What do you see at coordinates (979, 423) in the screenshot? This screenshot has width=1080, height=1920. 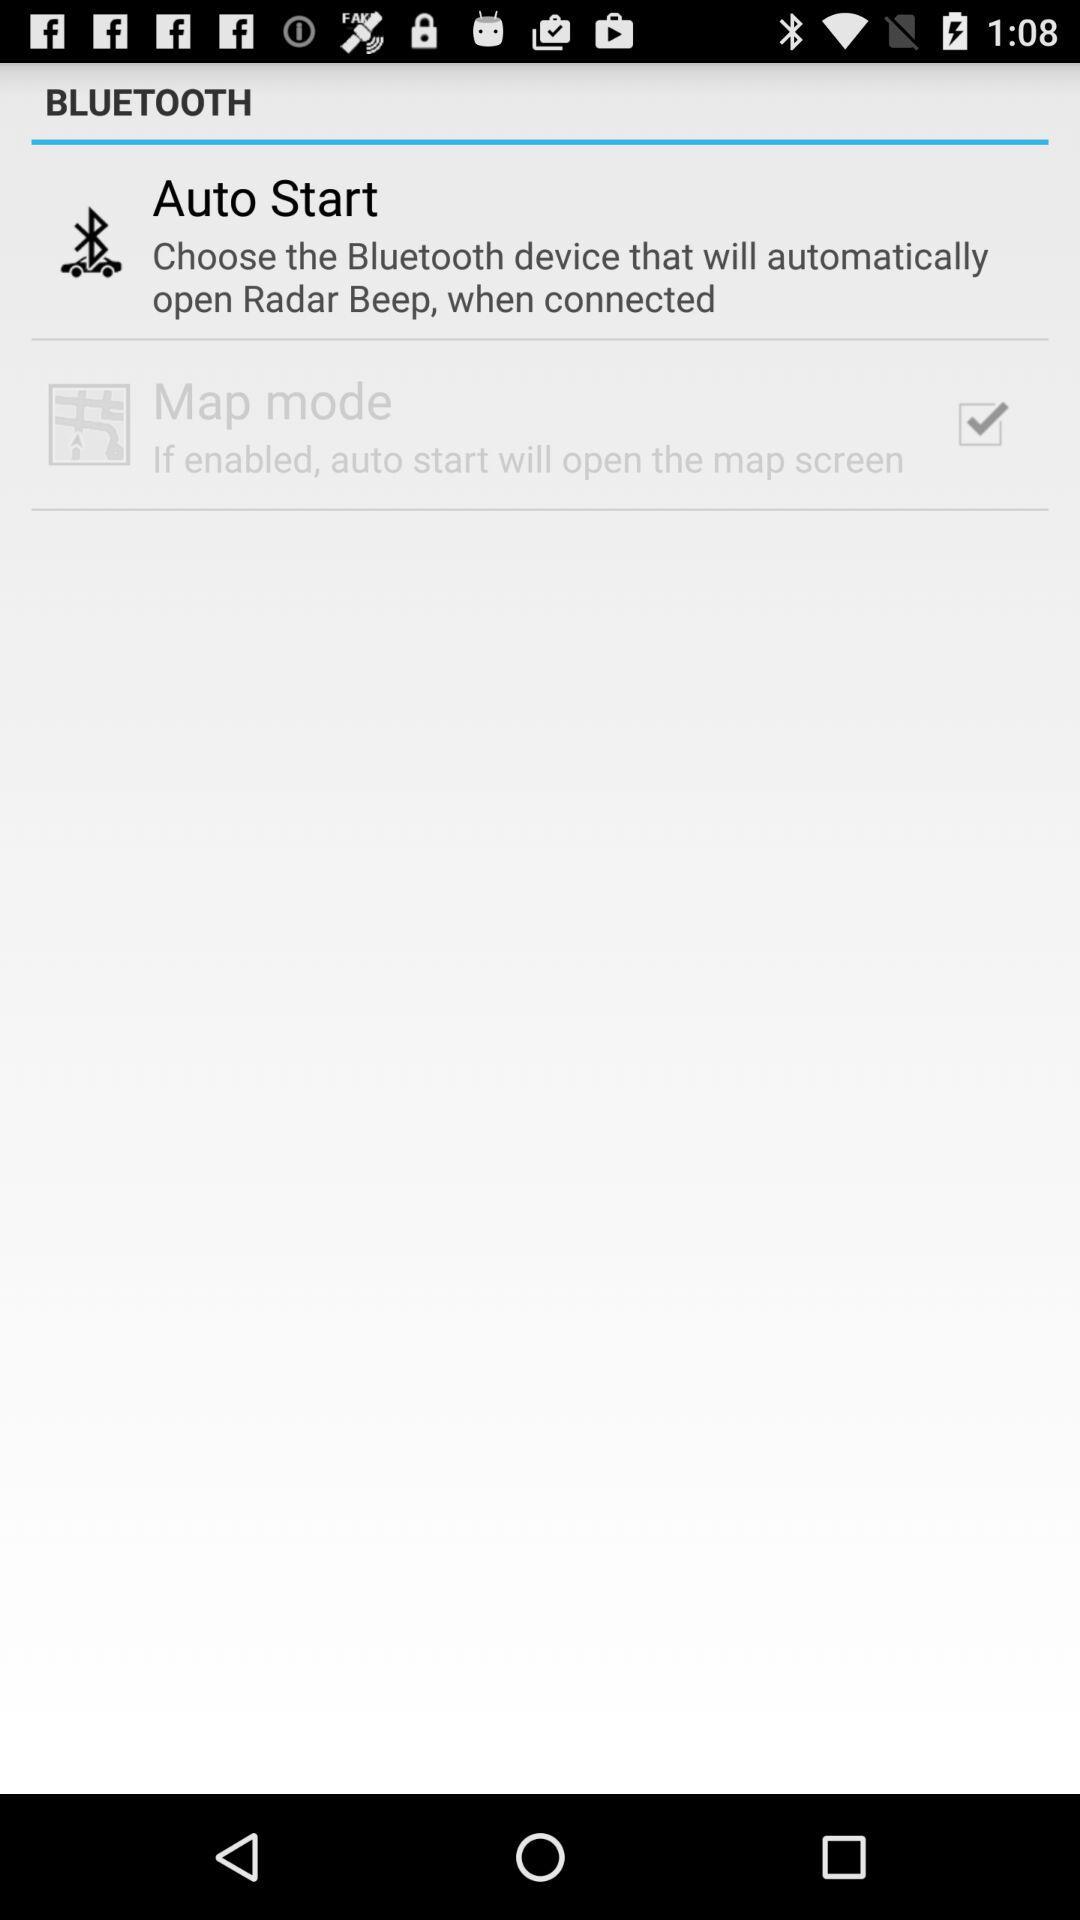 I see `the item next to the if enabled auto icon` at bounding box center [979, 423].